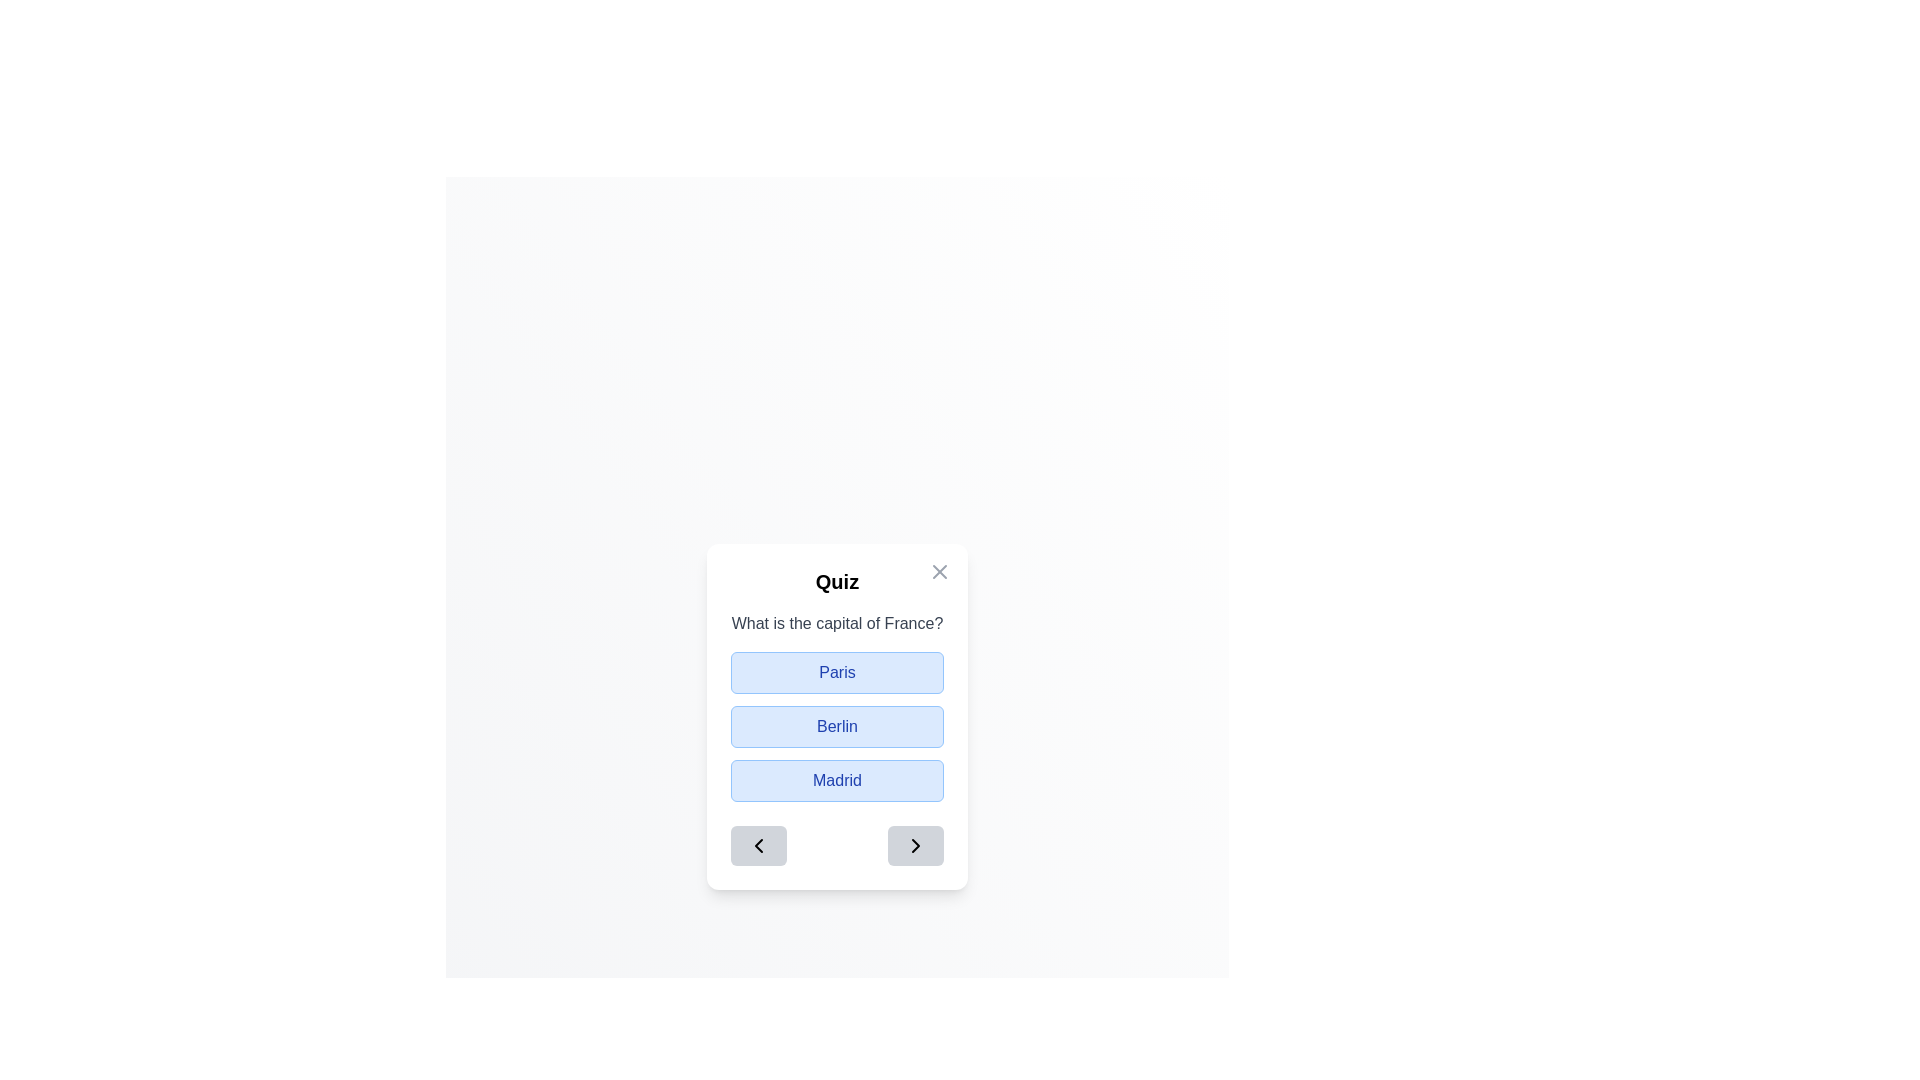 The image size is (1920, 1080). What do you see at coordinates (837, 582) in the screenshot?
I see `the static text component displaying the word 'Quiz', which is styled in bold and relatively large font, positioned above the question 'What is the capital of France?' and below an interactive button in the top-right corner` at bounding box center [837, 582].